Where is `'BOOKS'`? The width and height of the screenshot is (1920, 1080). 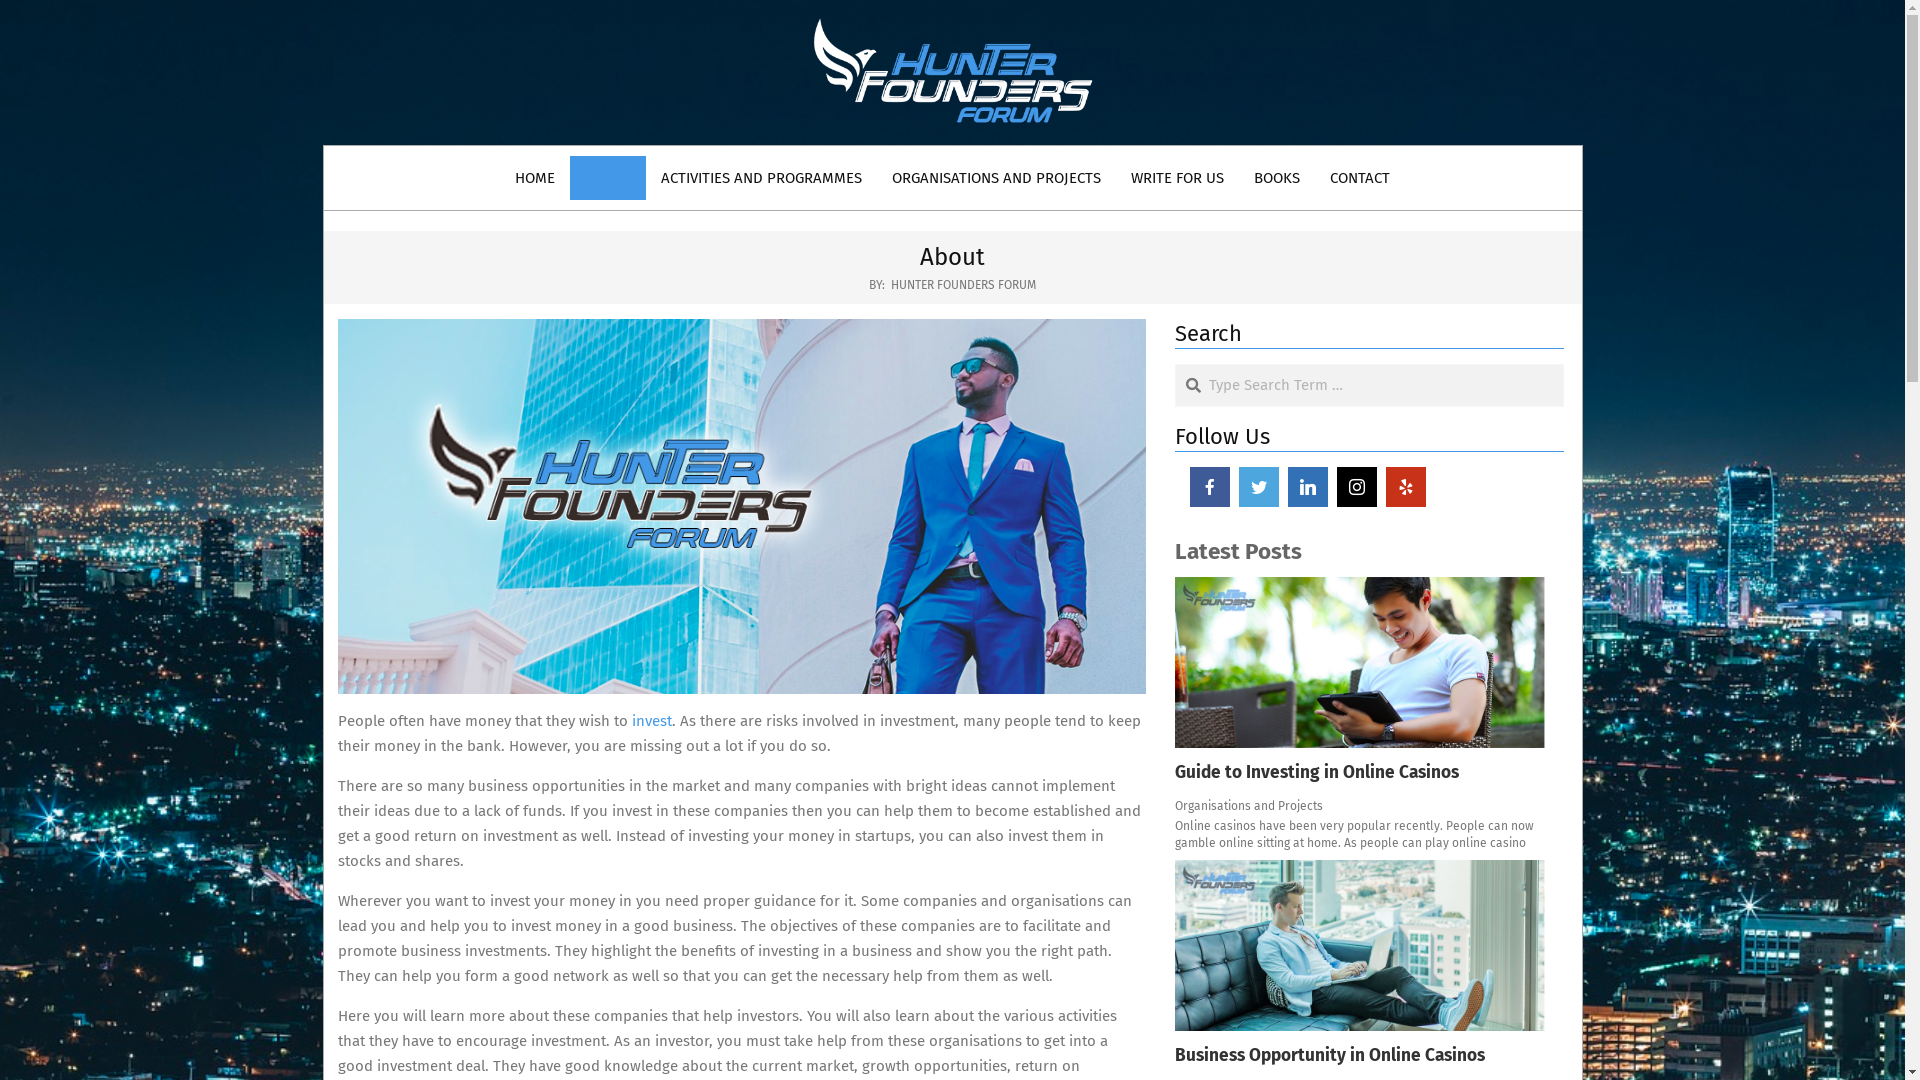
'BOOKS' is located at coordinates (1237, 176).